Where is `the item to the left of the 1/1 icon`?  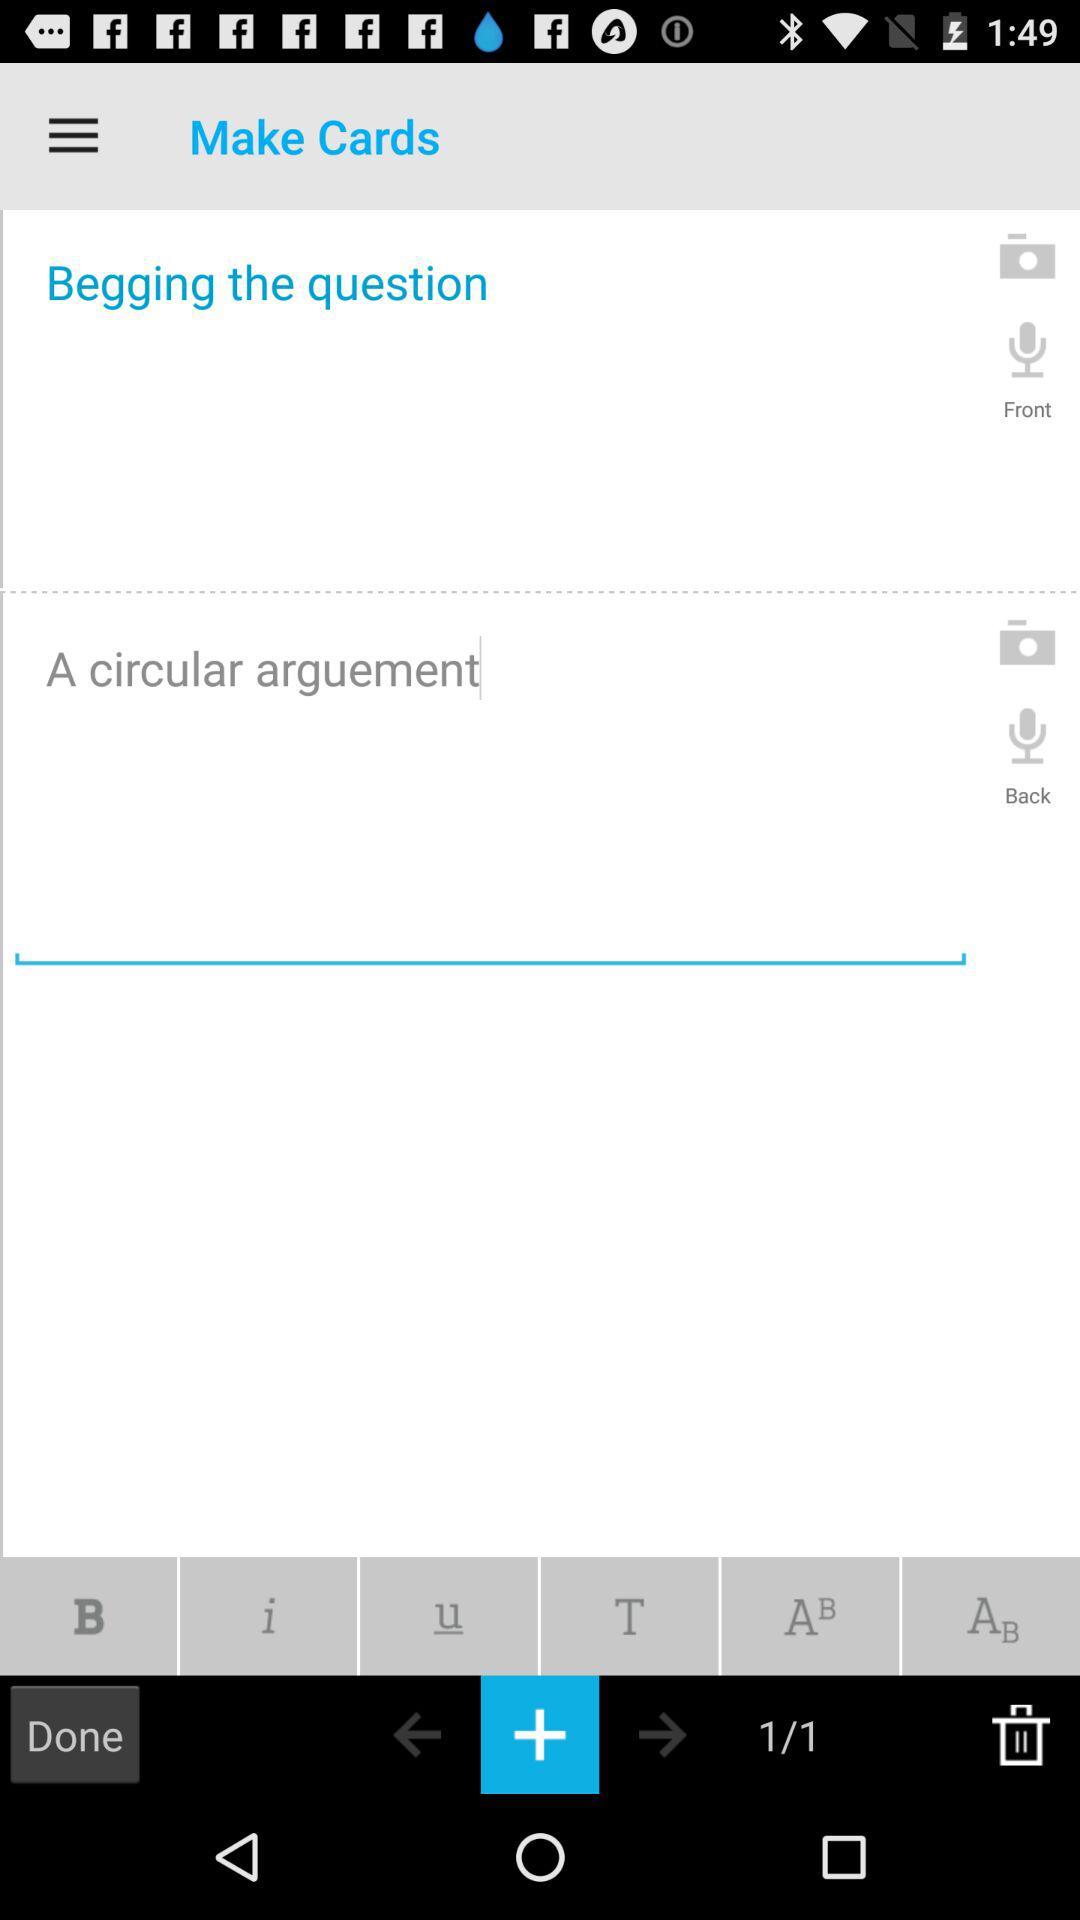 the item to the left of the 1/1 icon is located at coordinates (697, 1733).